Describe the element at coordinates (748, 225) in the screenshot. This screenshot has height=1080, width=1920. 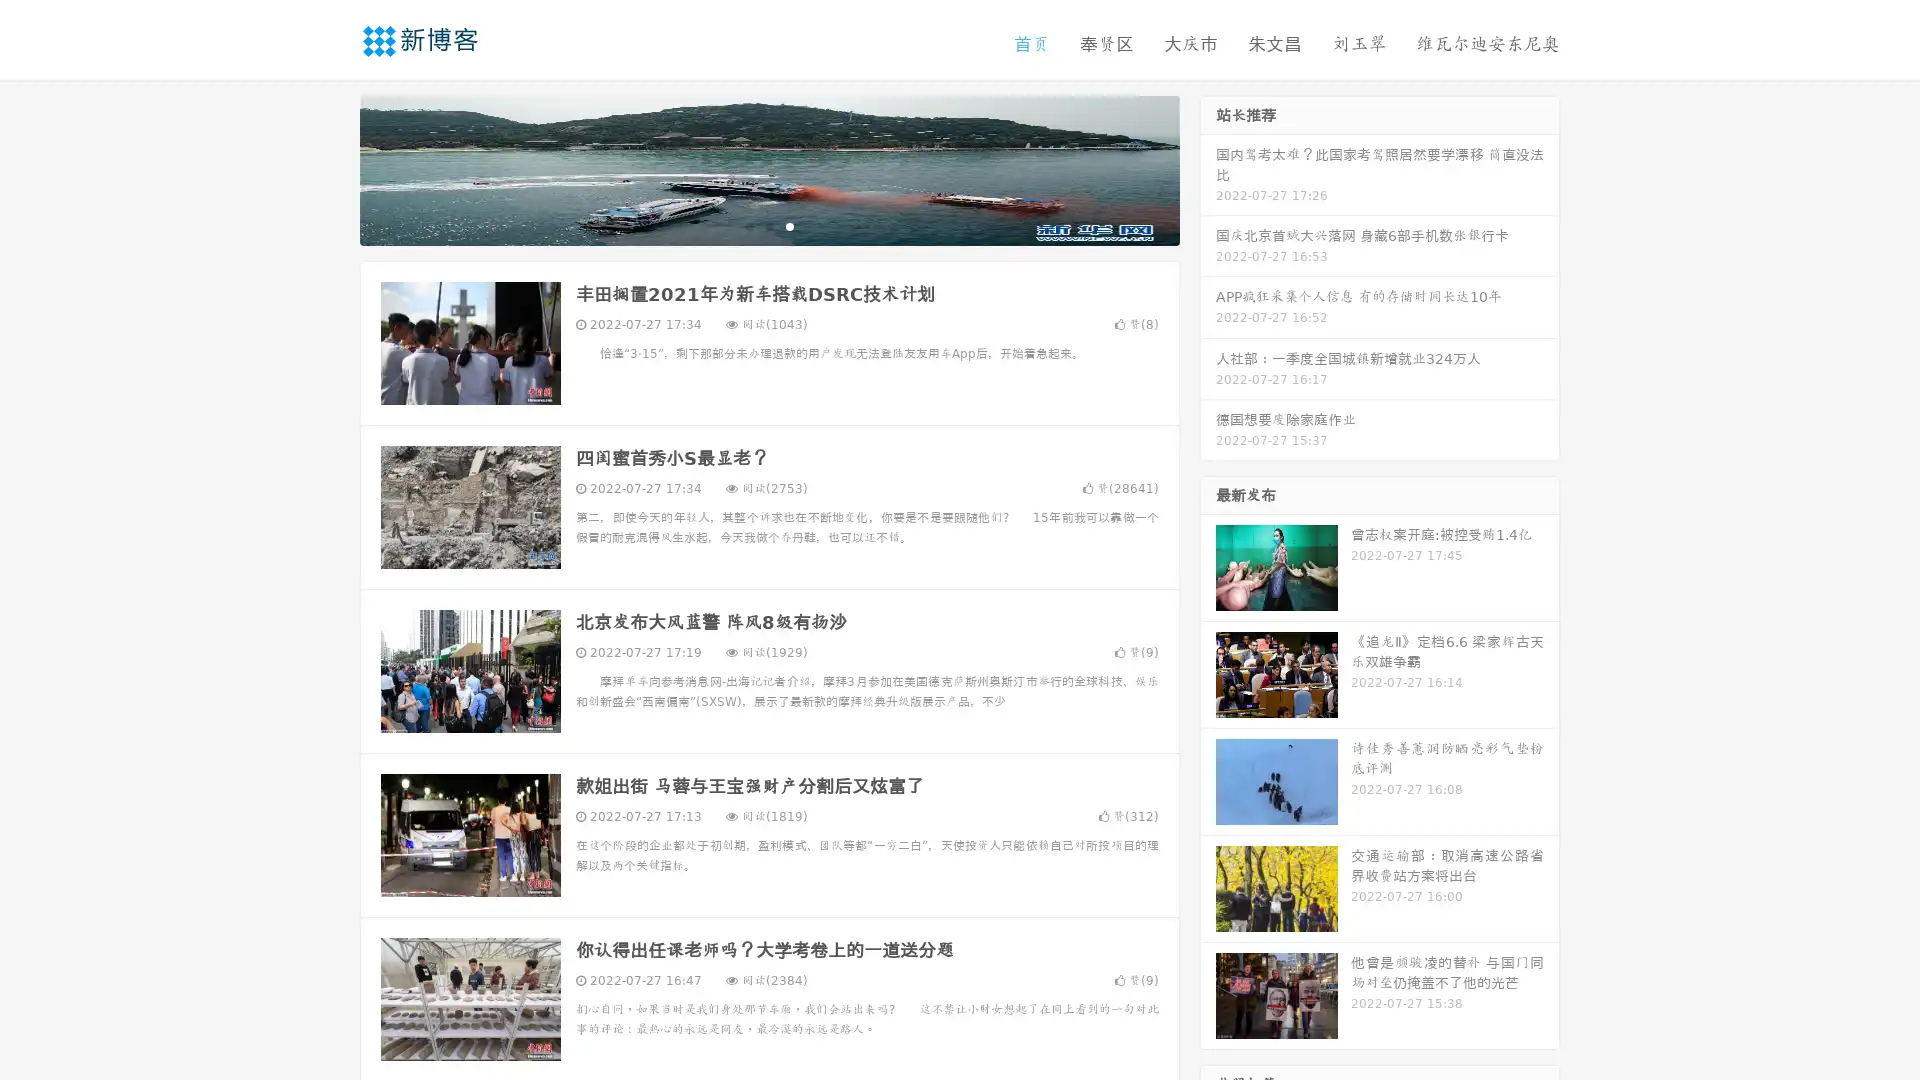
I see `Go to slide 1` at that location.